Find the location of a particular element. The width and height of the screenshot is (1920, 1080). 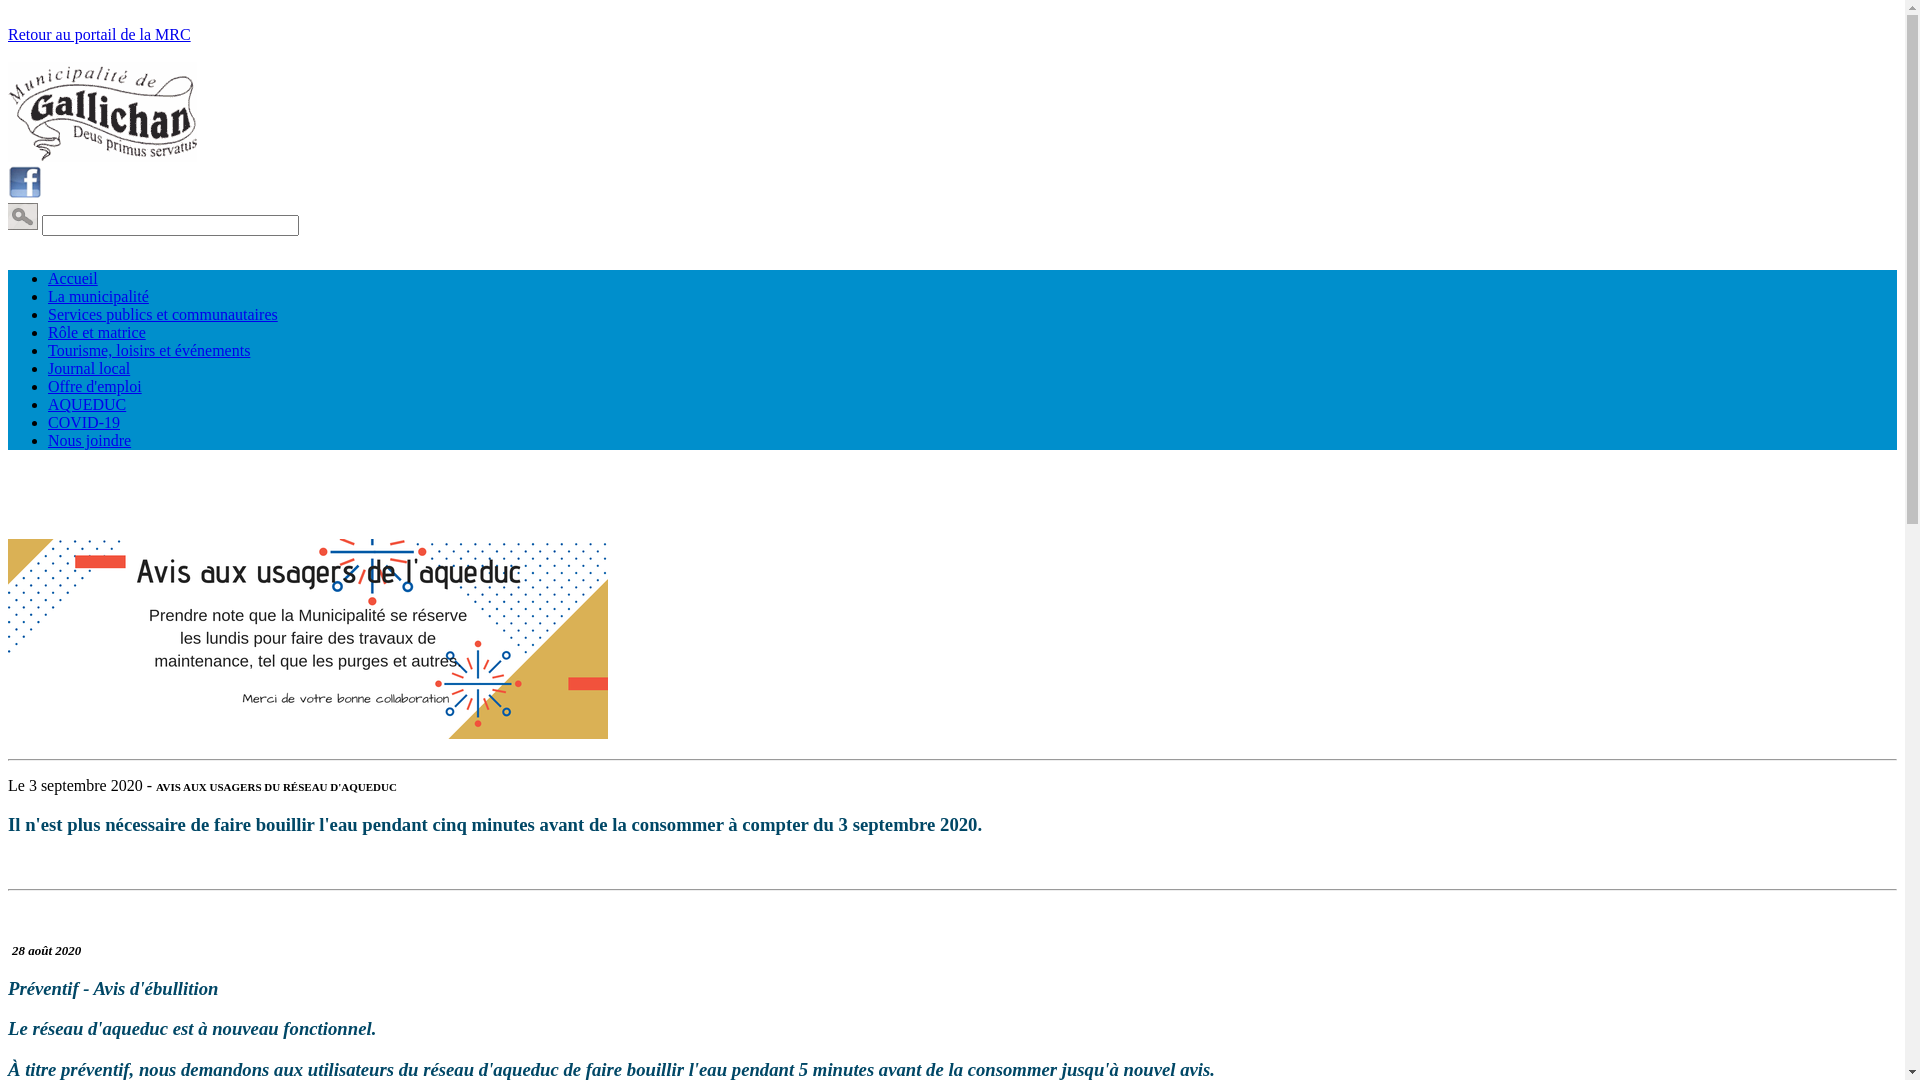

'Nous joindre' is located at coordinates (88, 439).